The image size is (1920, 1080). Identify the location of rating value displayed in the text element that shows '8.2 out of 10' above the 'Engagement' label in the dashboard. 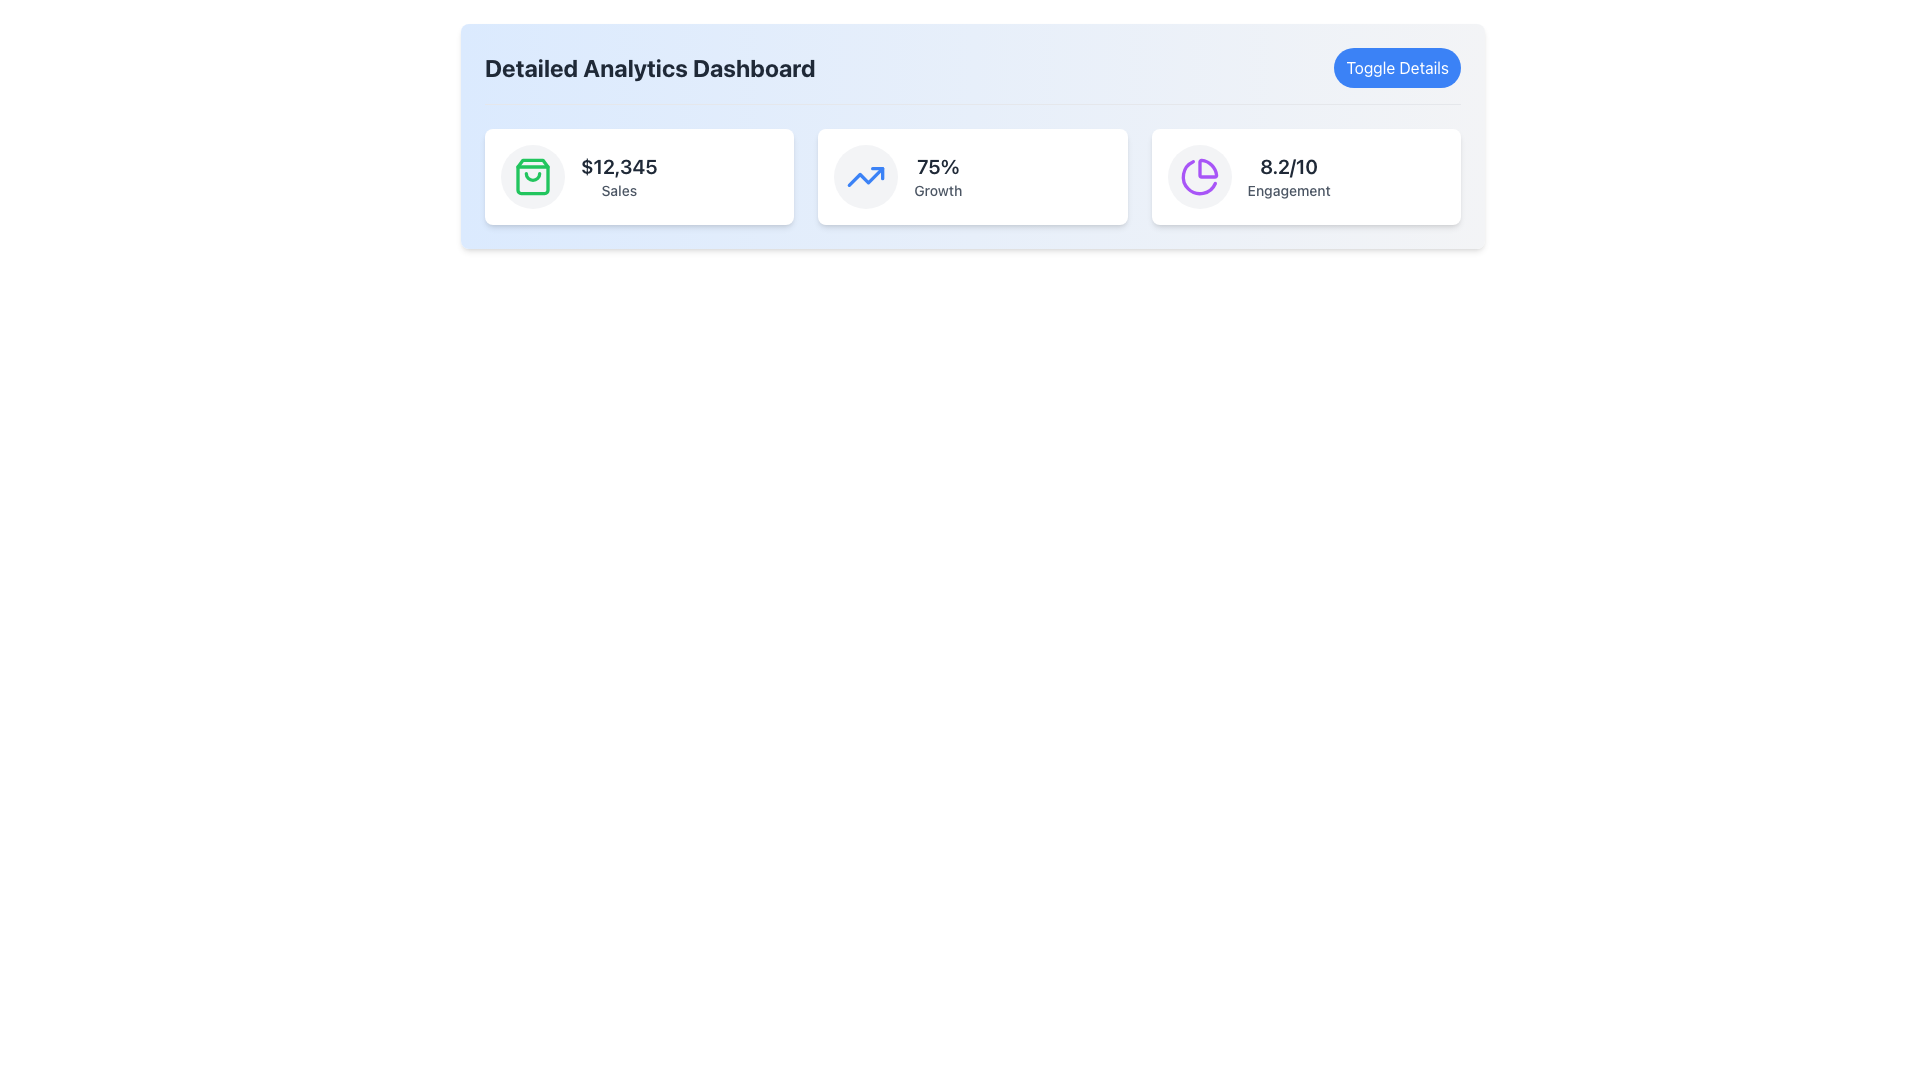
(1289, 165).